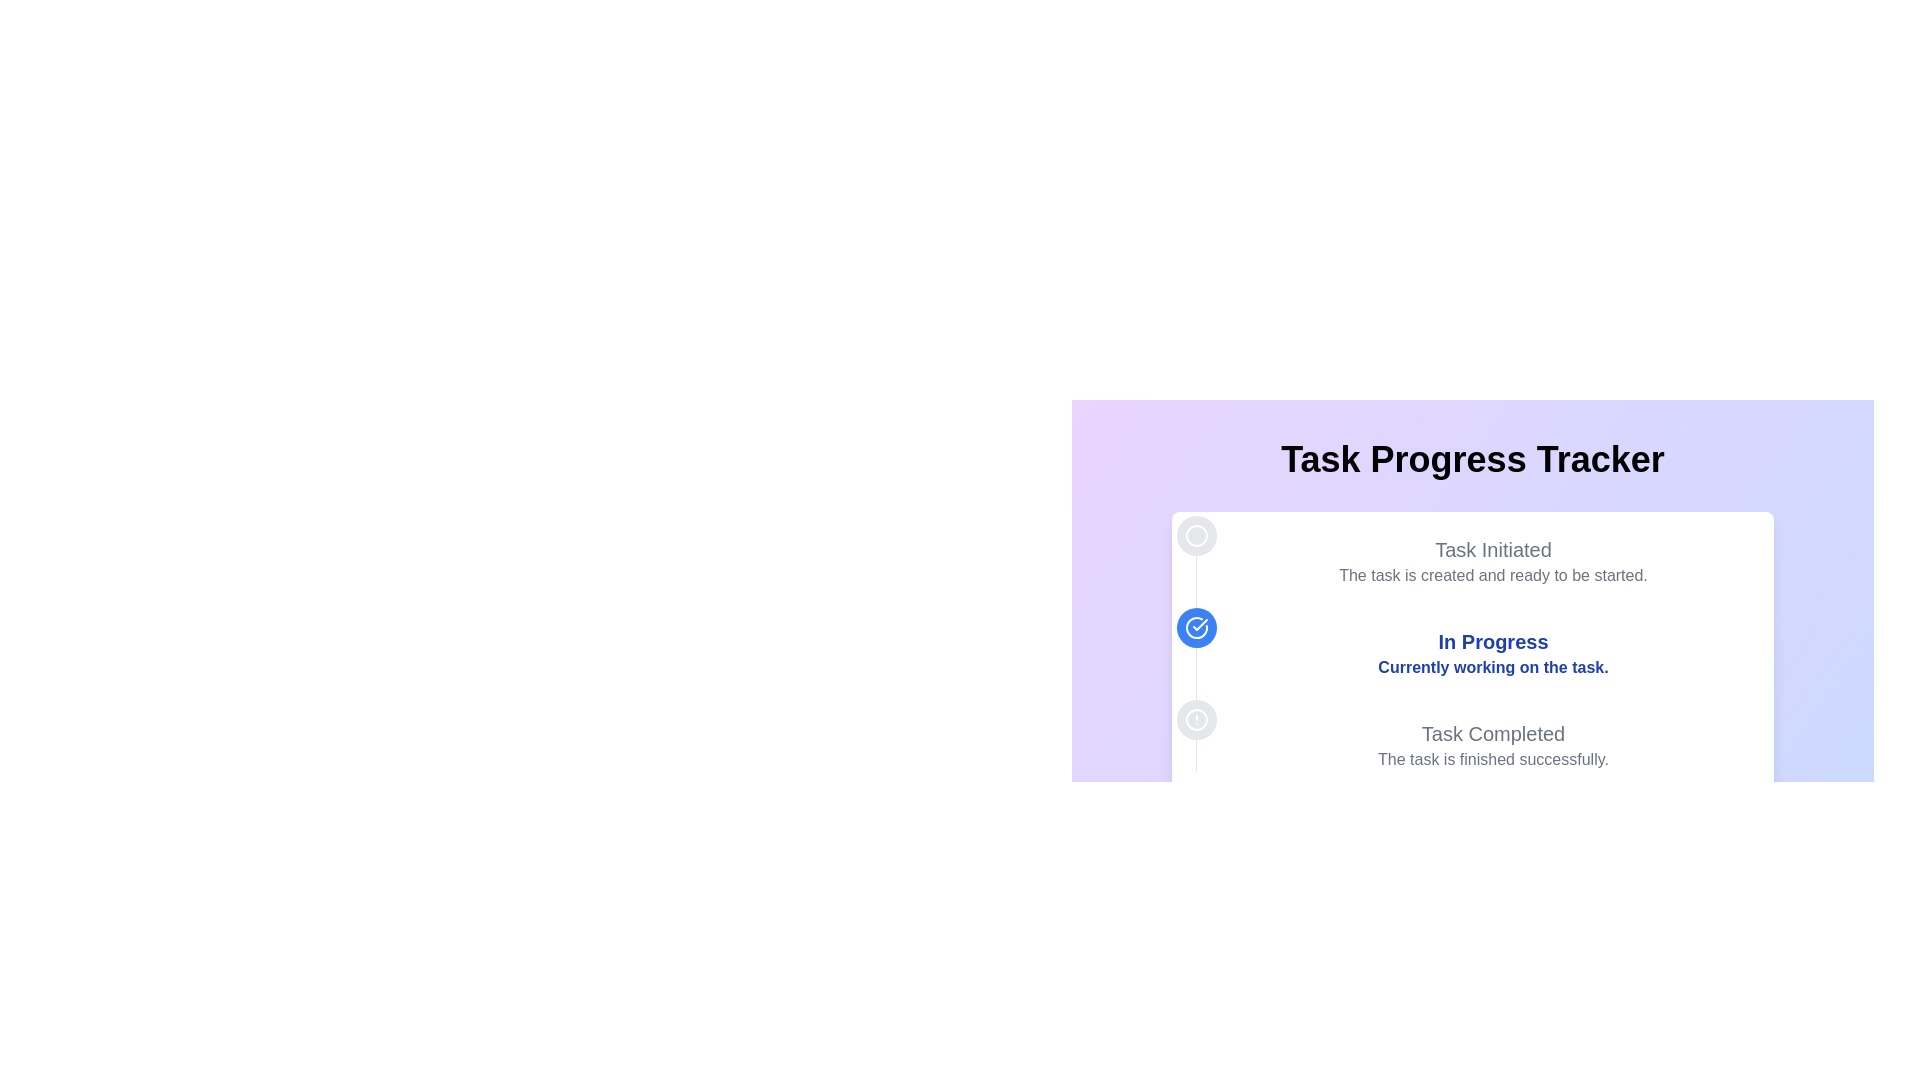 The height and width of the screenshot is (1080, 1920). Describe the element at coordinates (1473, 654) in the screenshot. I see `the informational text block representing the current status in the task progress tracker, which is the second milestone in a vertical list of three progress points` at that location.